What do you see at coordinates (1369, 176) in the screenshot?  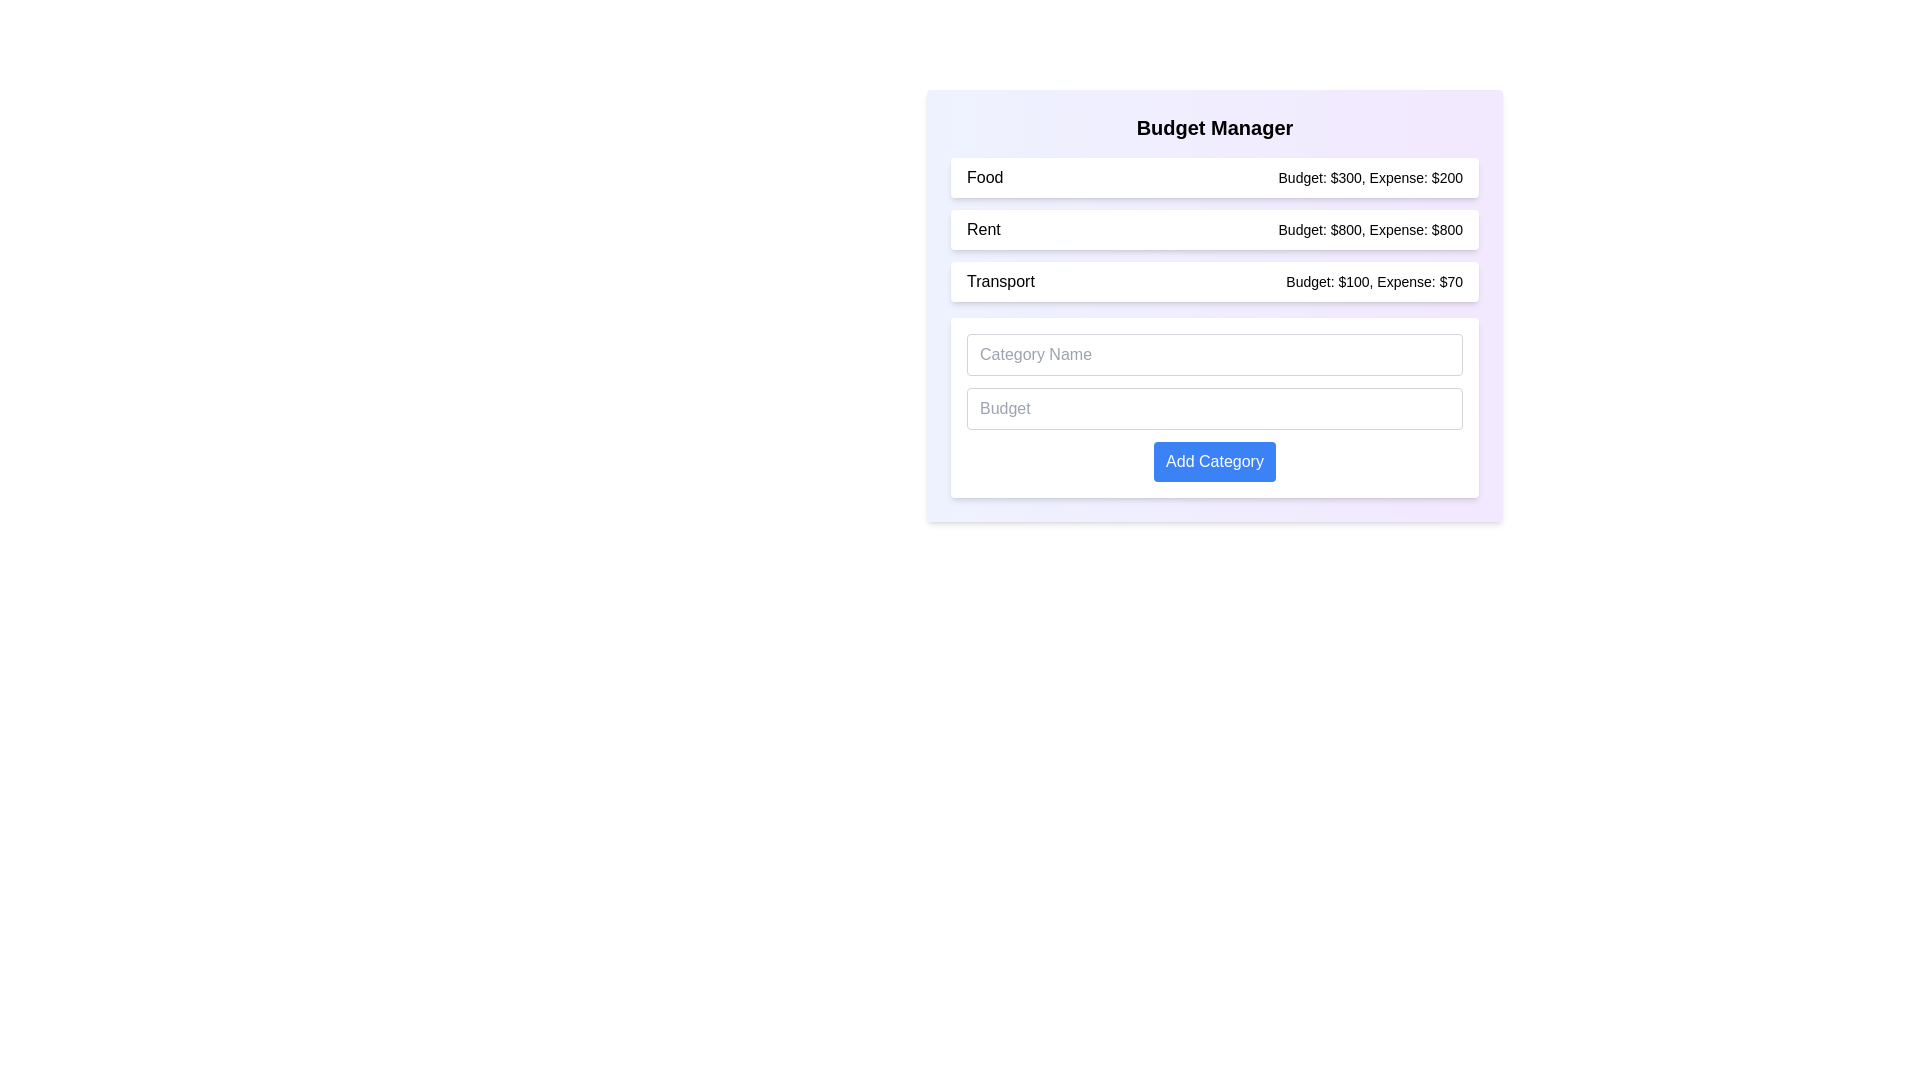 I see `information displayed in the text label showing budget and expense details for the 'Food' category, located on the far-right of the horizontal bar labeled 'Food'` at bounding box center [1369, 176].